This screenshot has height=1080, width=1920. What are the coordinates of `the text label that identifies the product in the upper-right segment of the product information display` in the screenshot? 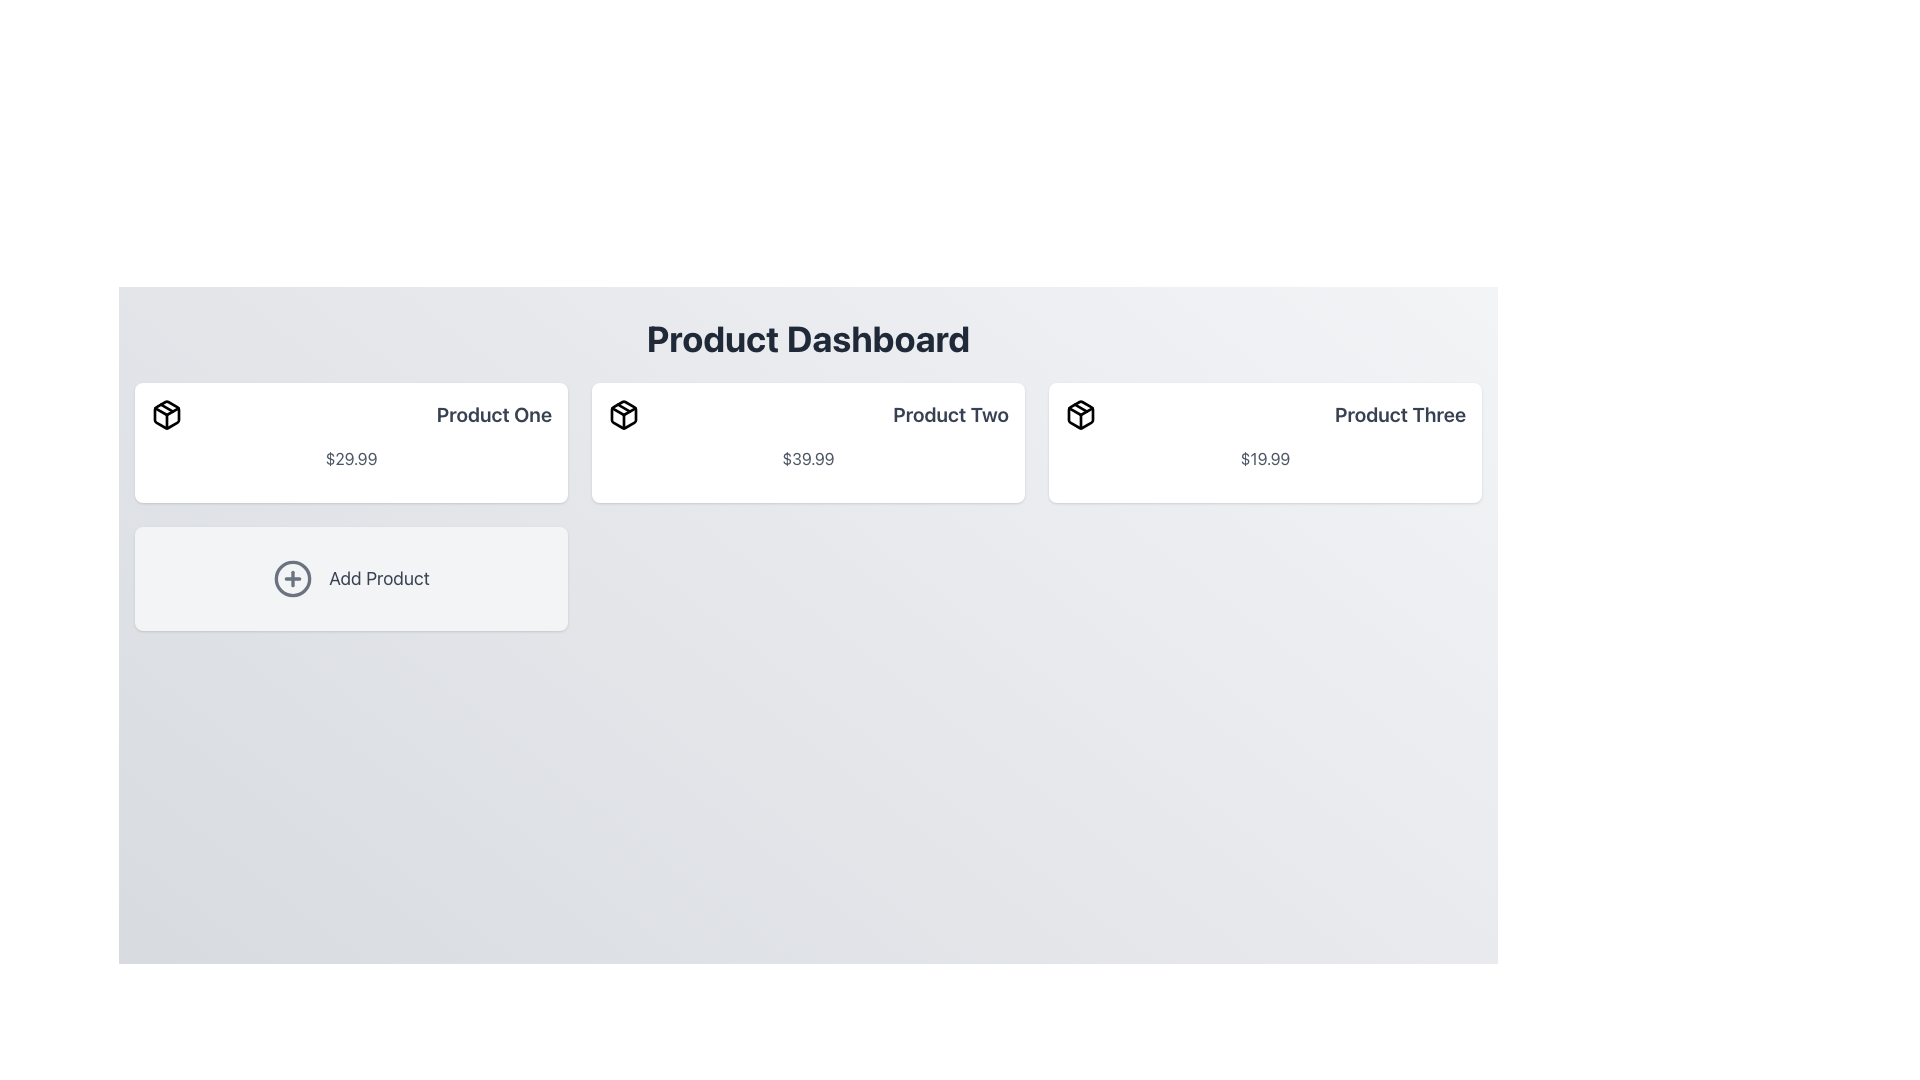 It's located at (1399, 414).